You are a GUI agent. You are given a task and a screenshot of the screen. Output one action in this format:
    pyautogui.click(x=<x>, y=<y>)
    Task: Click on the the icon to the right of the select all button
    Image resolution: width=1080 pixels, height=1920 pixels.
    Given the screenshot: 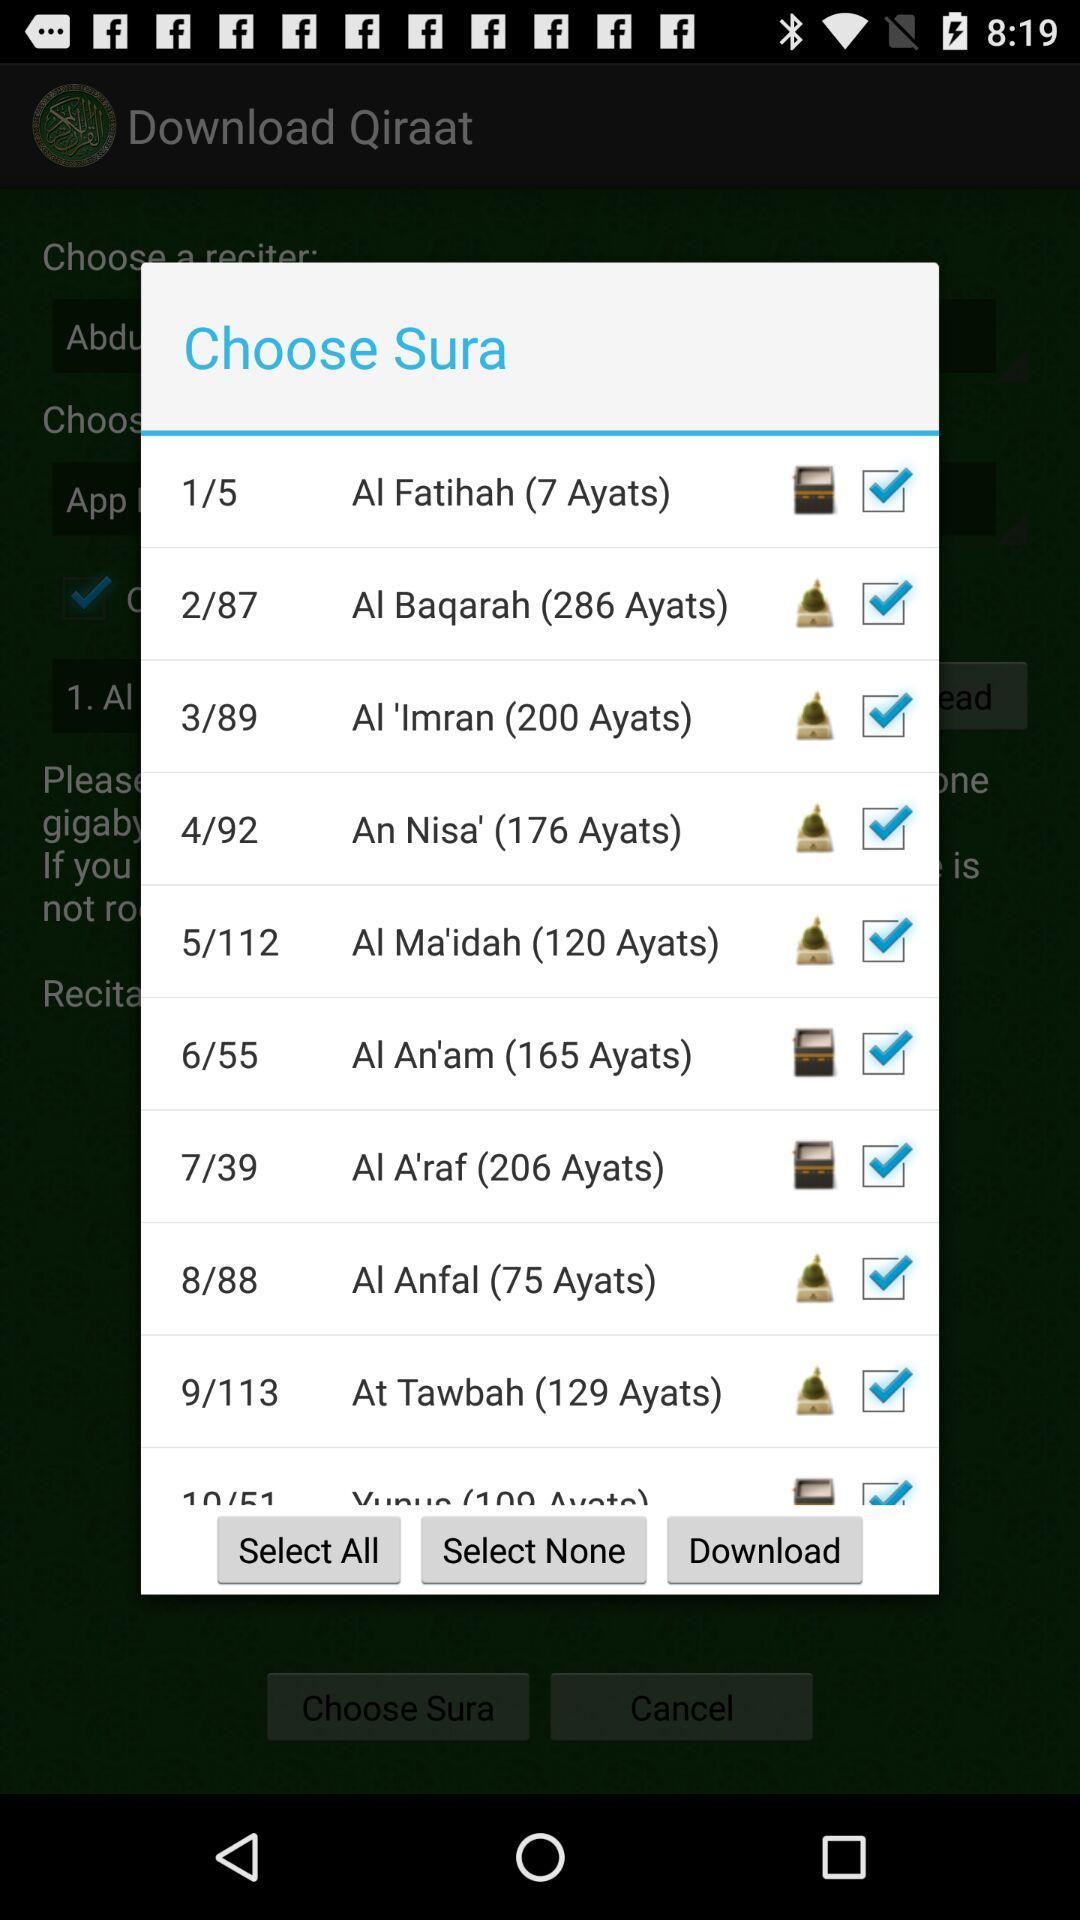 What is the action you would take?
    pyautogui.click(x=532, y=1548)
    